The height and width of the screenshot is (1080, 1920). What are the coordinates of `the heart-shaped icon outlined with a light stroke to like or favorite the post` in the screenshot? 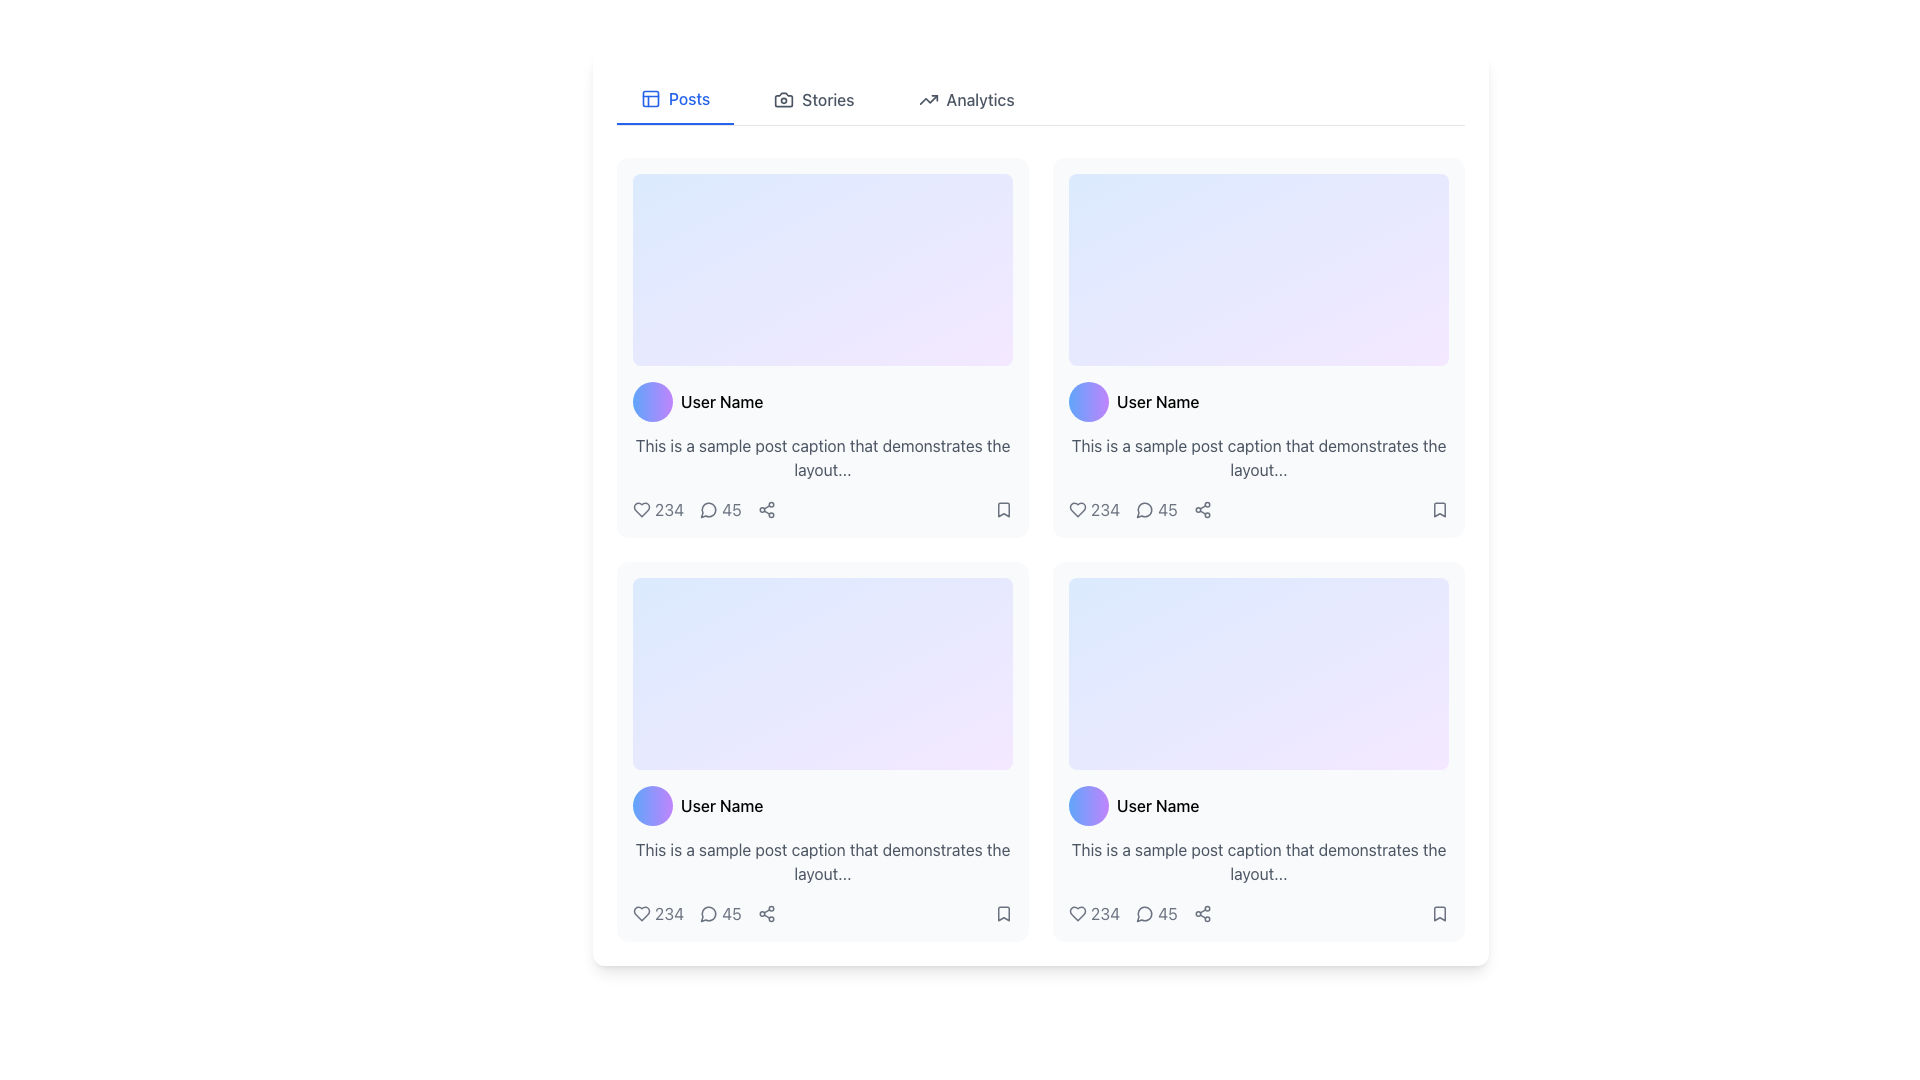 It's located at (642, 508).